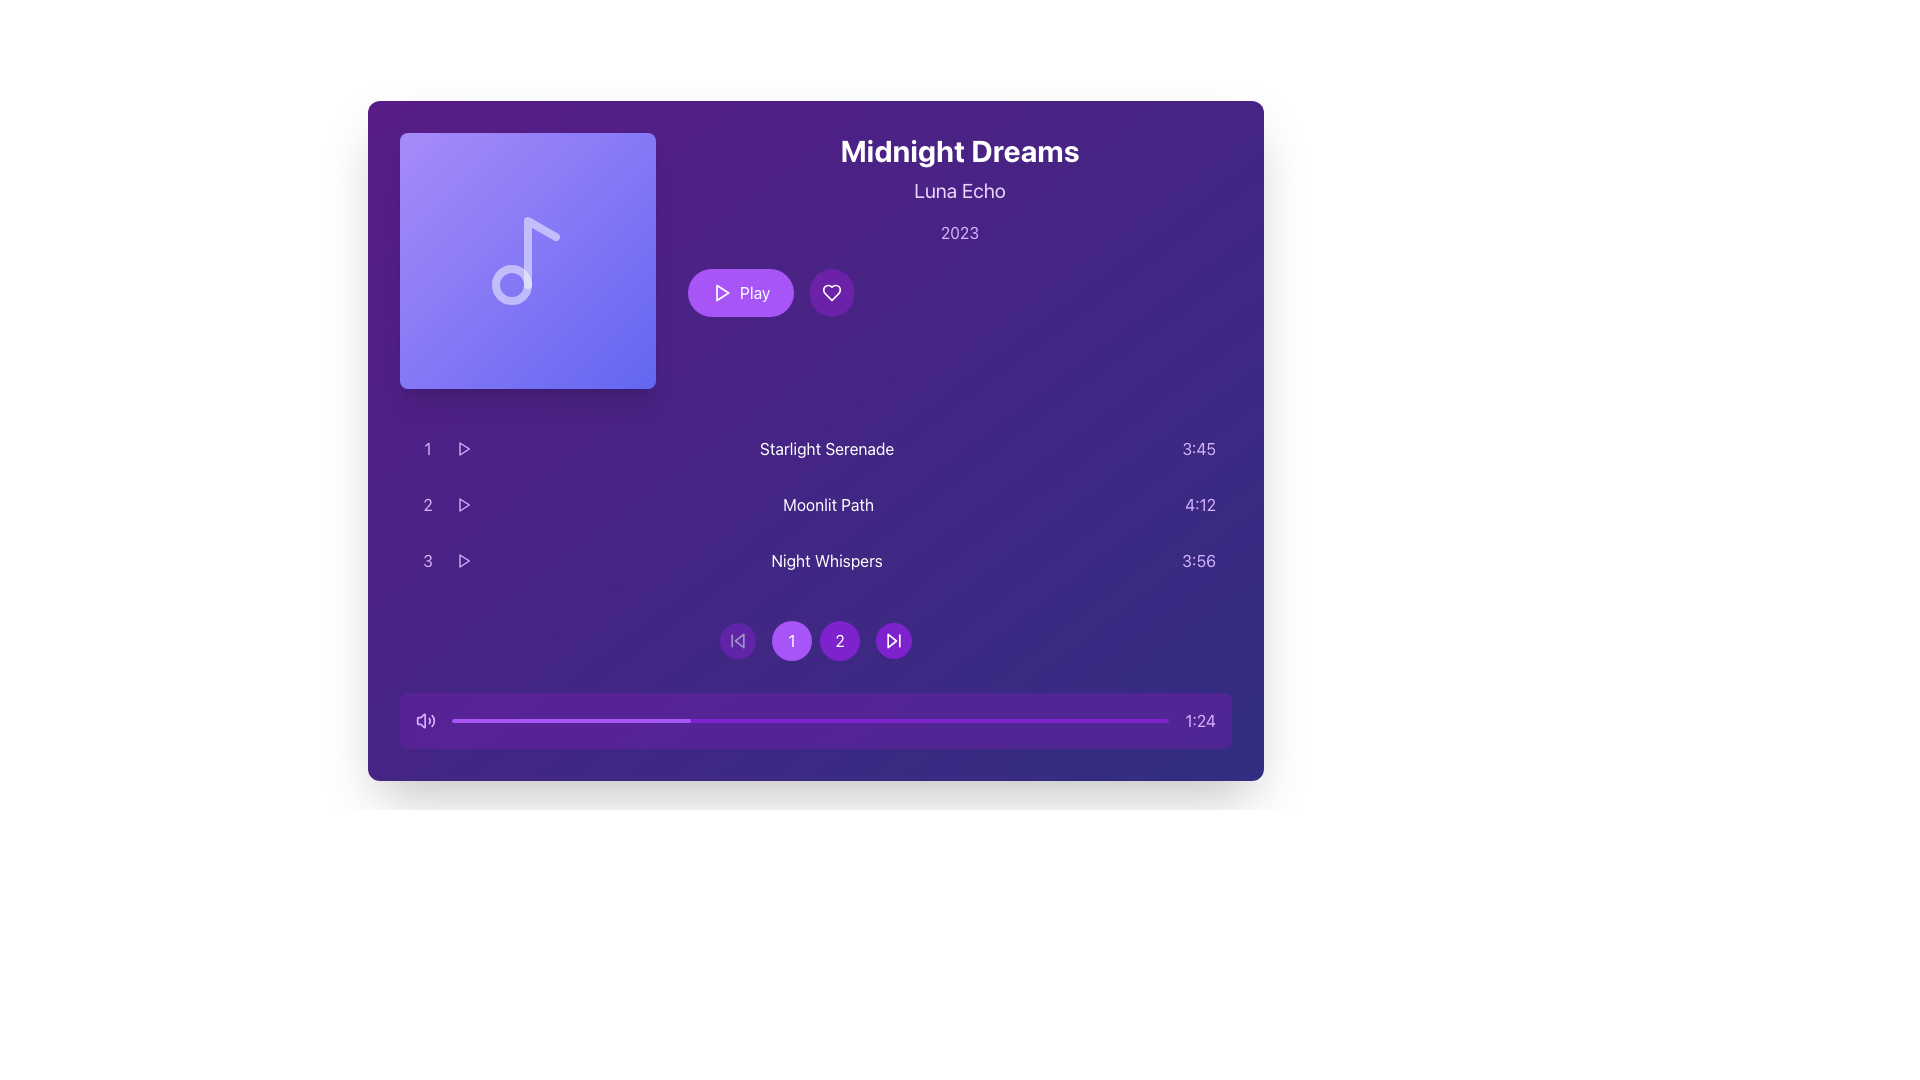  Describe the element at coordinates (810, 721) in the screenshot. I see `the progress bar at the center point to move to a specific point in the media playback` at that location.